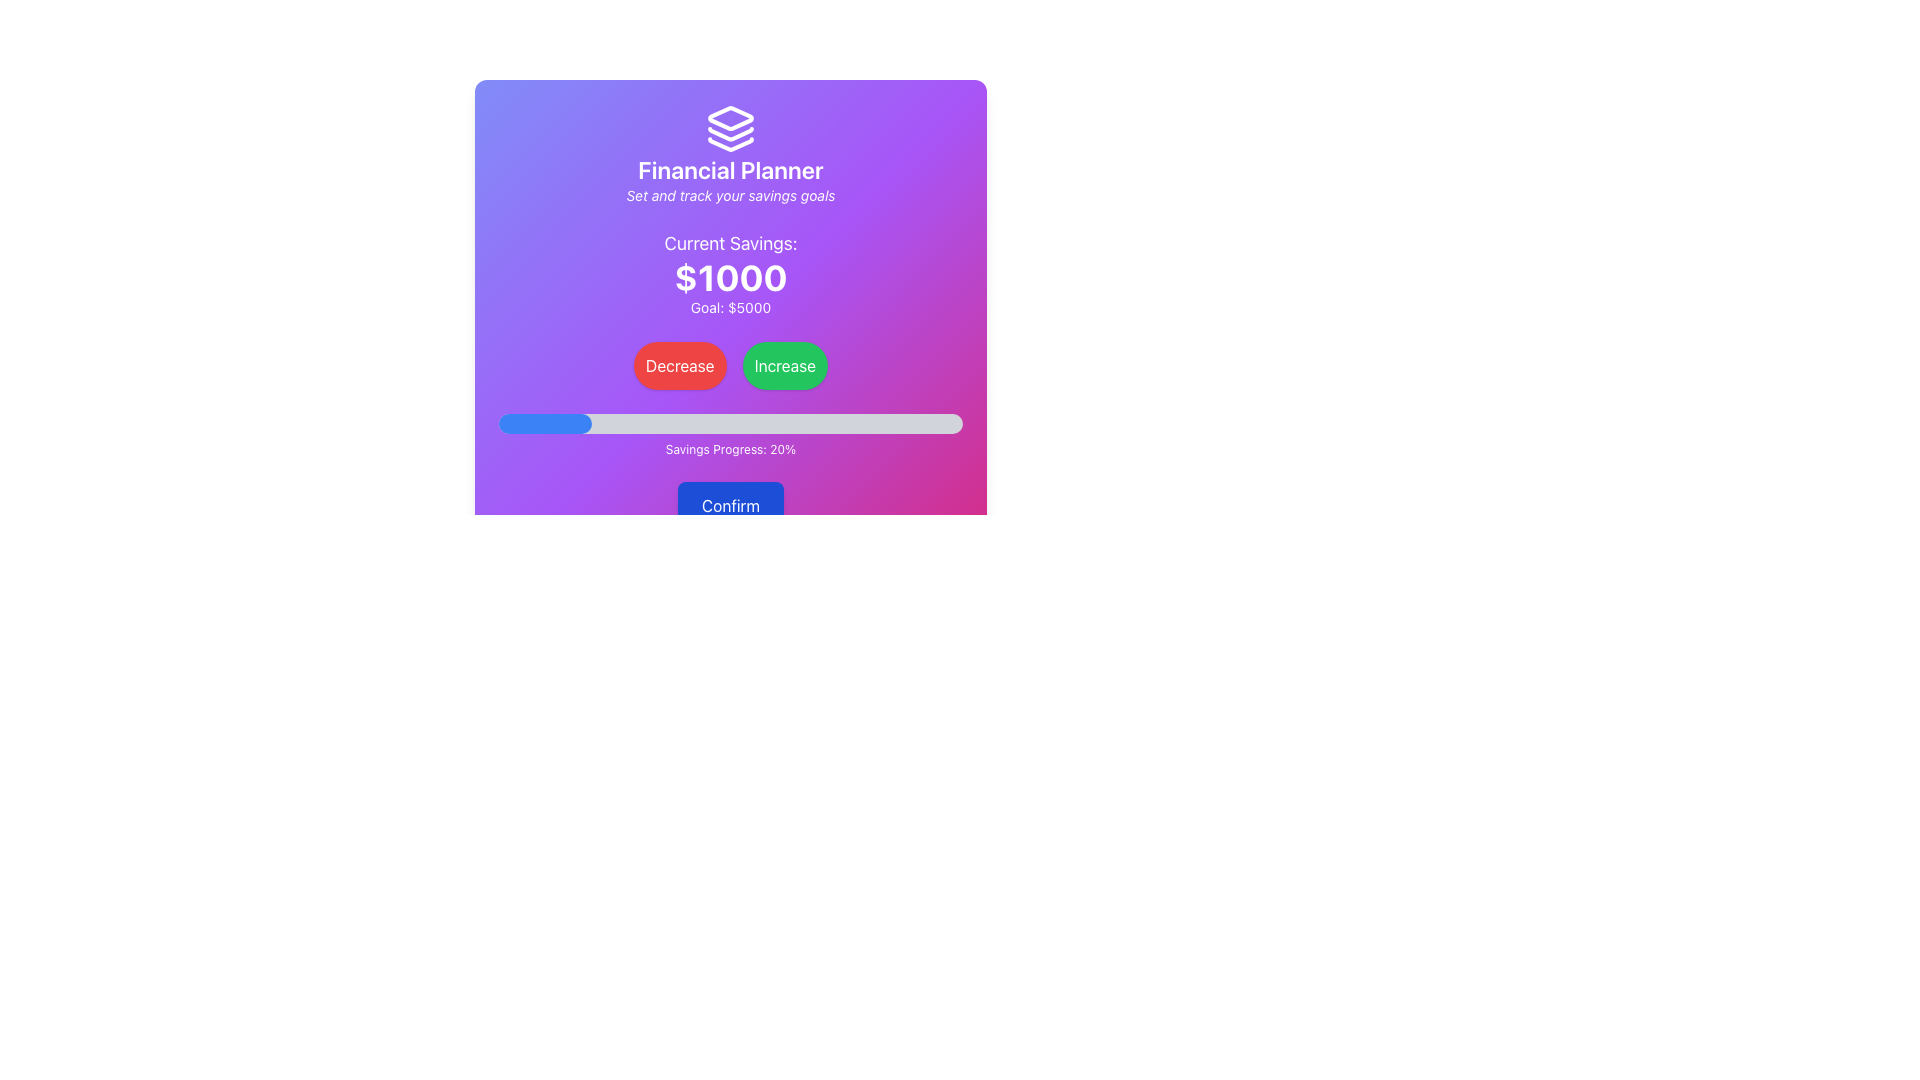  What do you see at coordinates (729, 196) in the screenshot?
I see `the italicized text label reading 'Set and track your savings goals', which is positioned below the 'Financial Planner' heading` at bounding box center [729, 196].